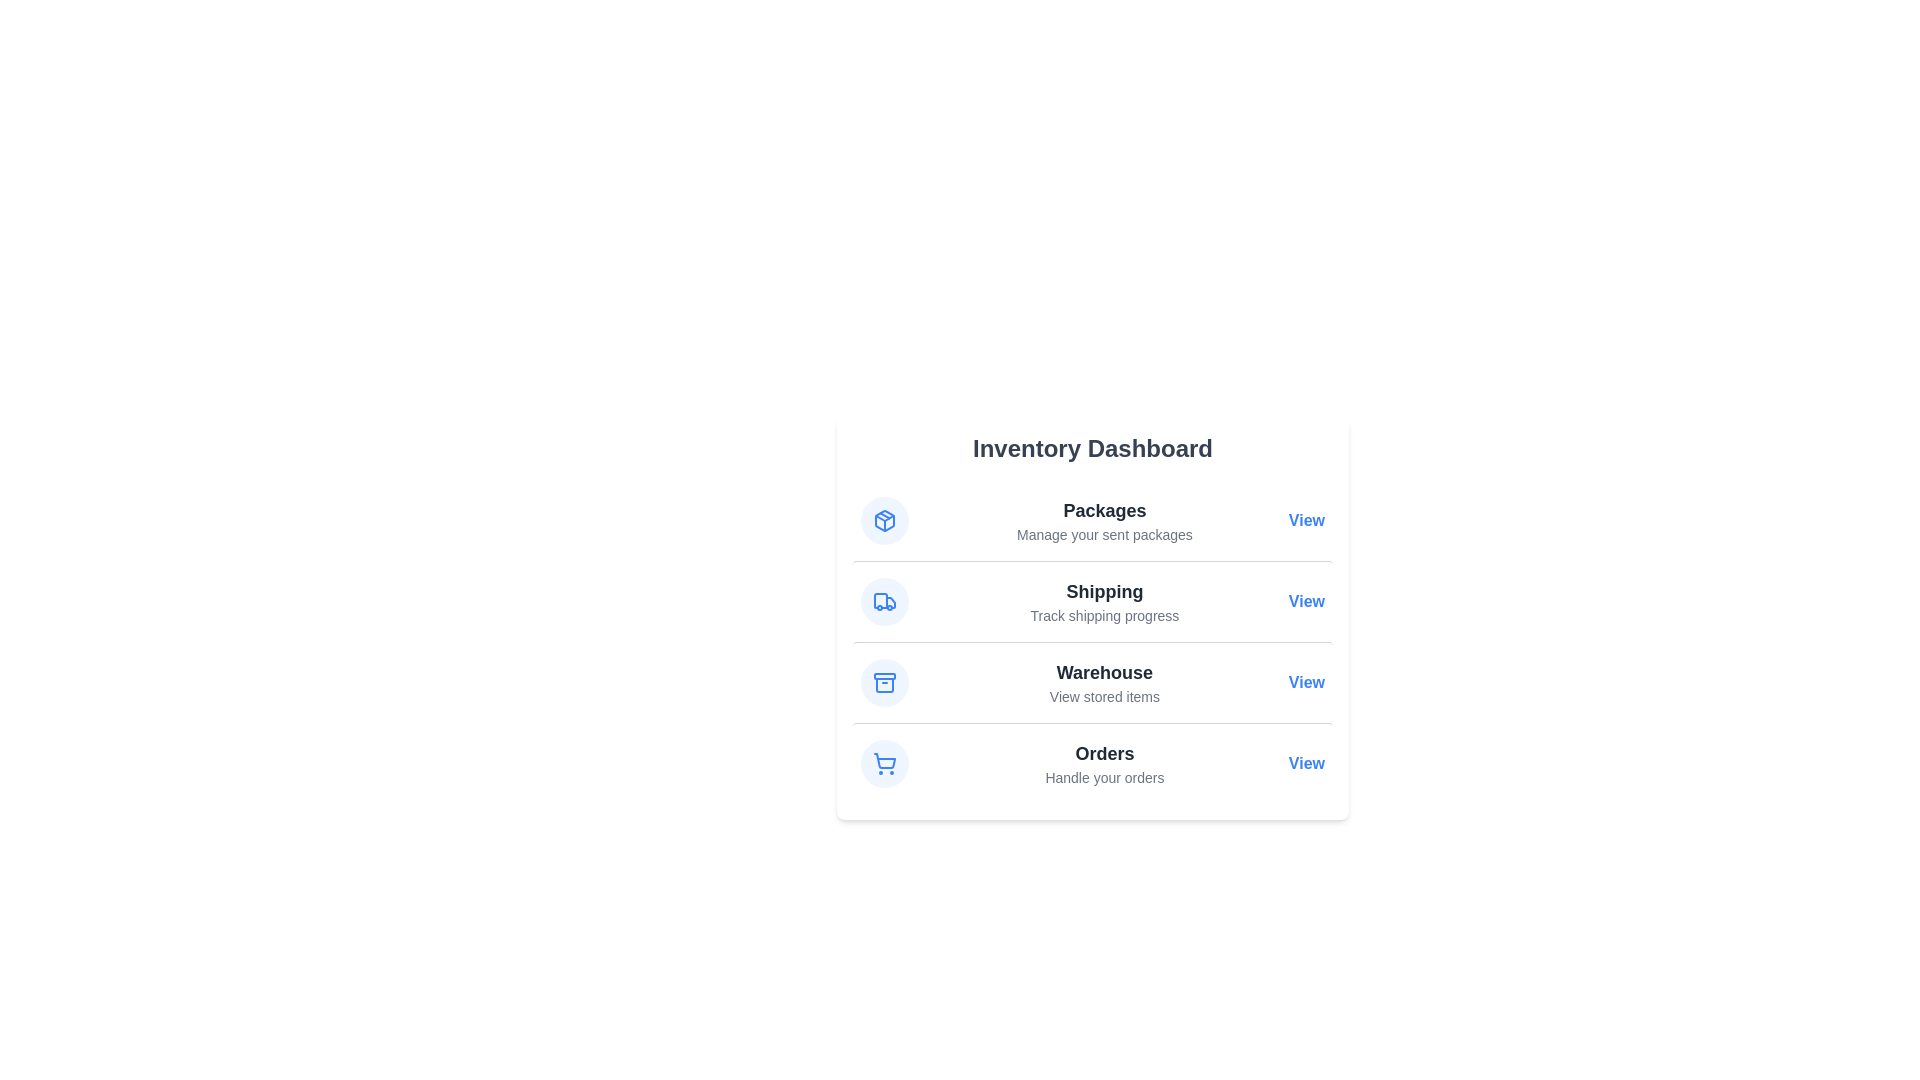 This screenshot has height=1080, width=1920. What do you see at coordinates (1092, 519) in the screenshot?
I see `the list item corresponding to Packages` at bounding box center [1092, 519].